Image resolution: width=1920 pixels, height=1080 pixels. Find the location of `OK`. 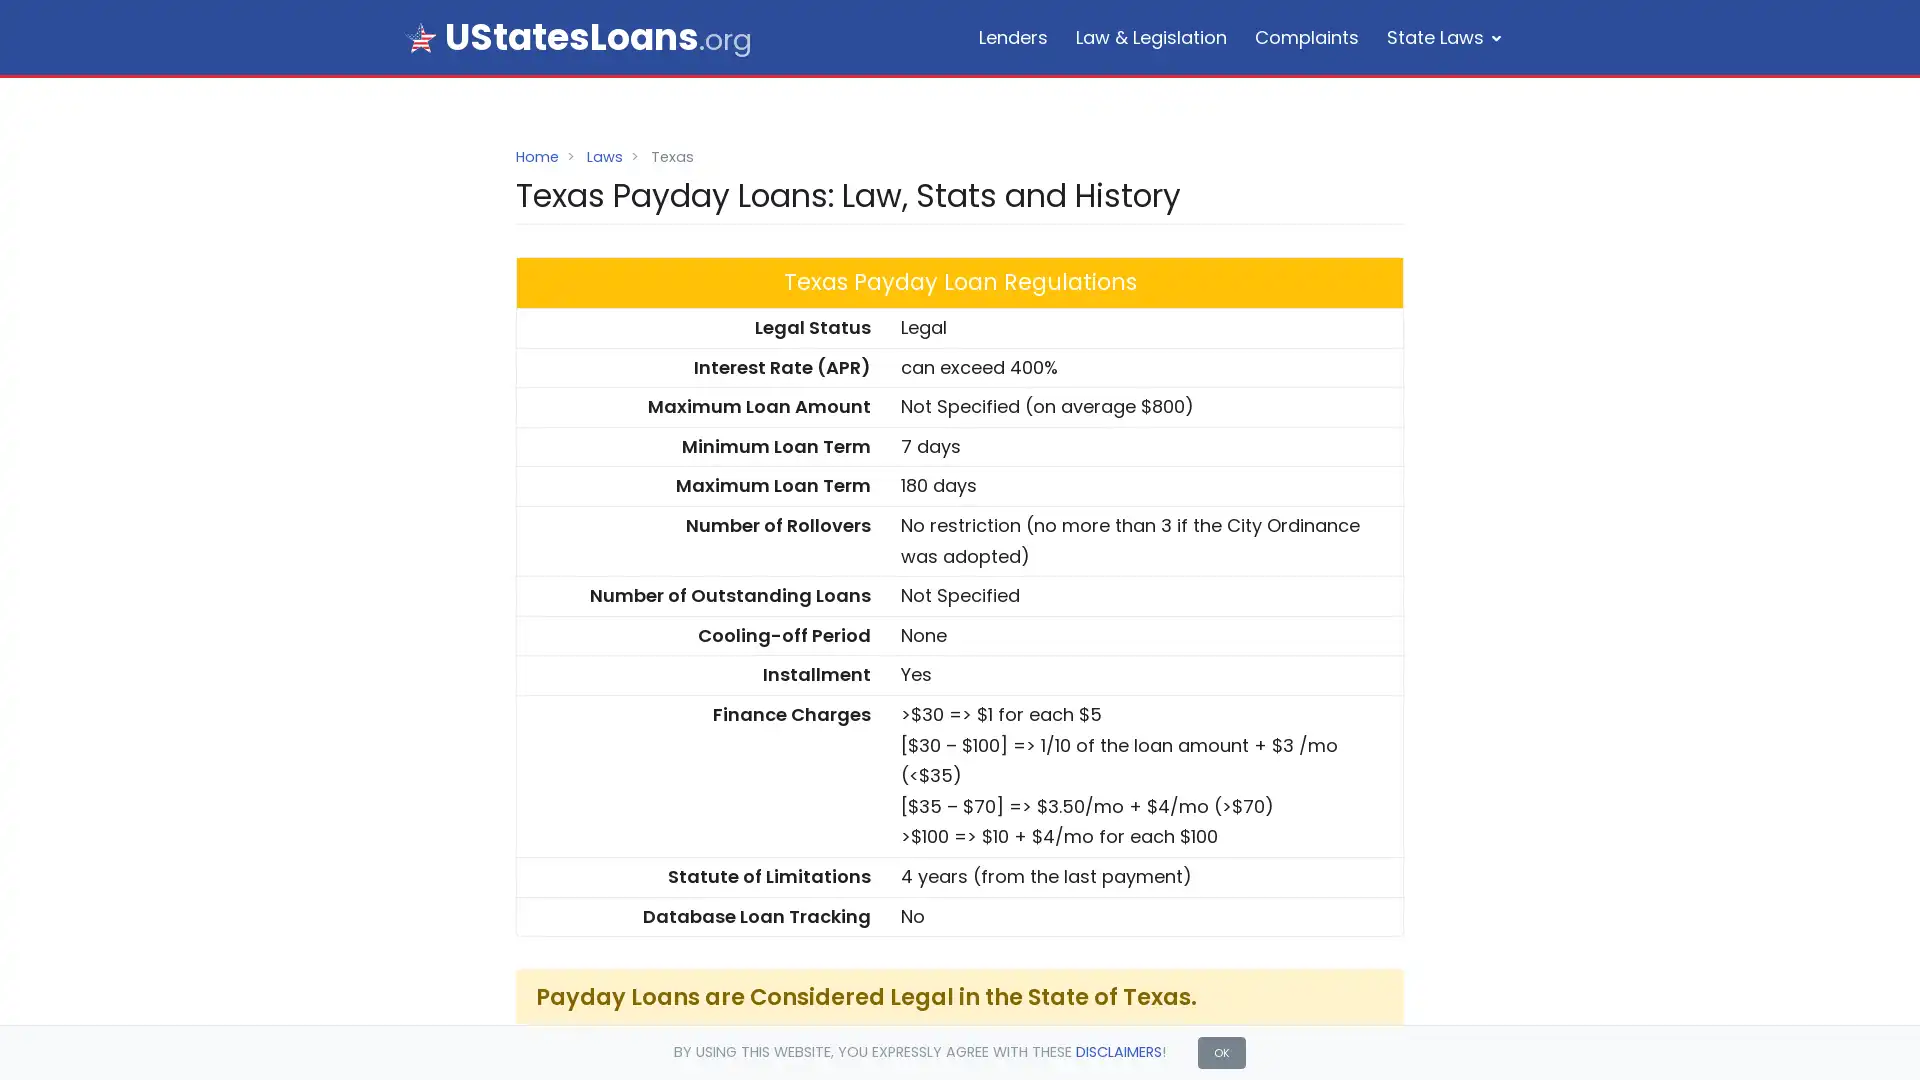

OK is located at coordinates (1221, 1051).